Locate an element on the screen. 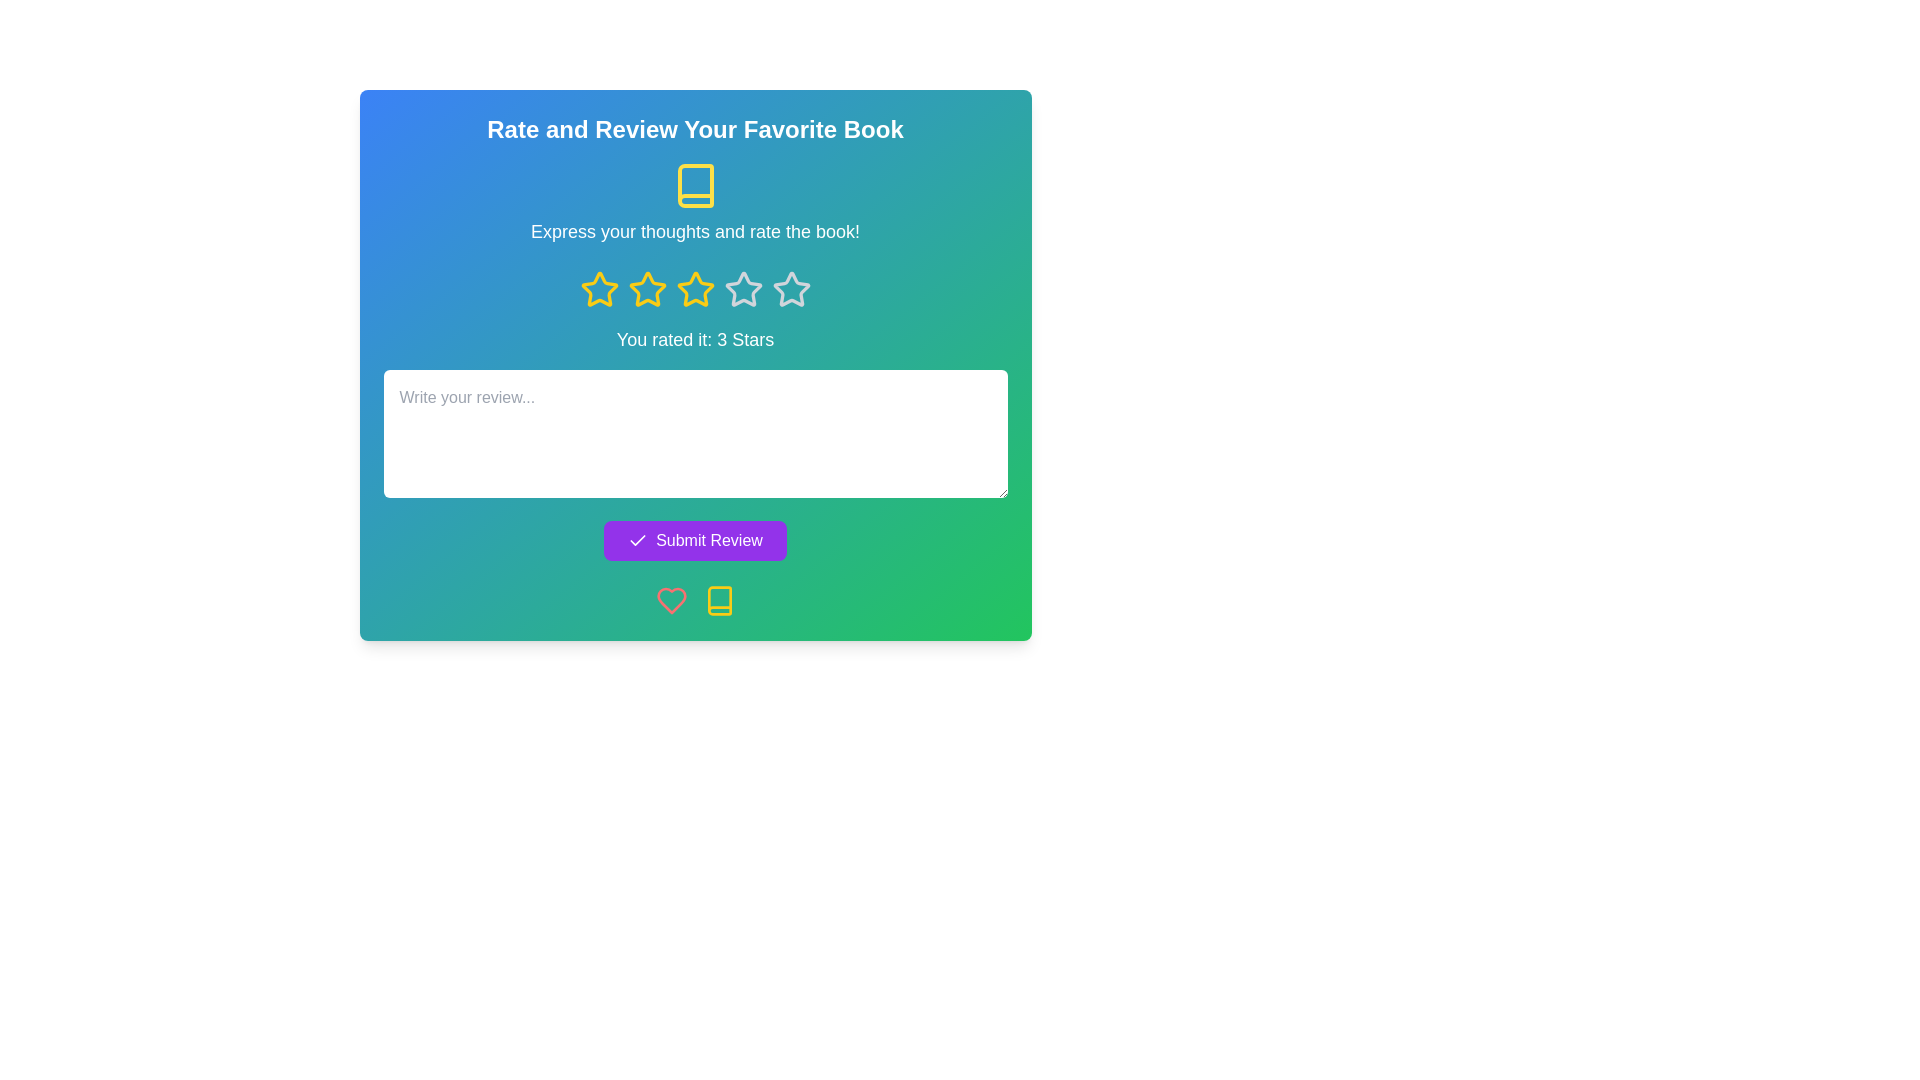 The height and width of the screenshot is (1080, 1920). the third star-shaped rating icon with a yellow outline, located below the title 'Rate and Review Your Favorite Book' is located at coordinates (742, 289).